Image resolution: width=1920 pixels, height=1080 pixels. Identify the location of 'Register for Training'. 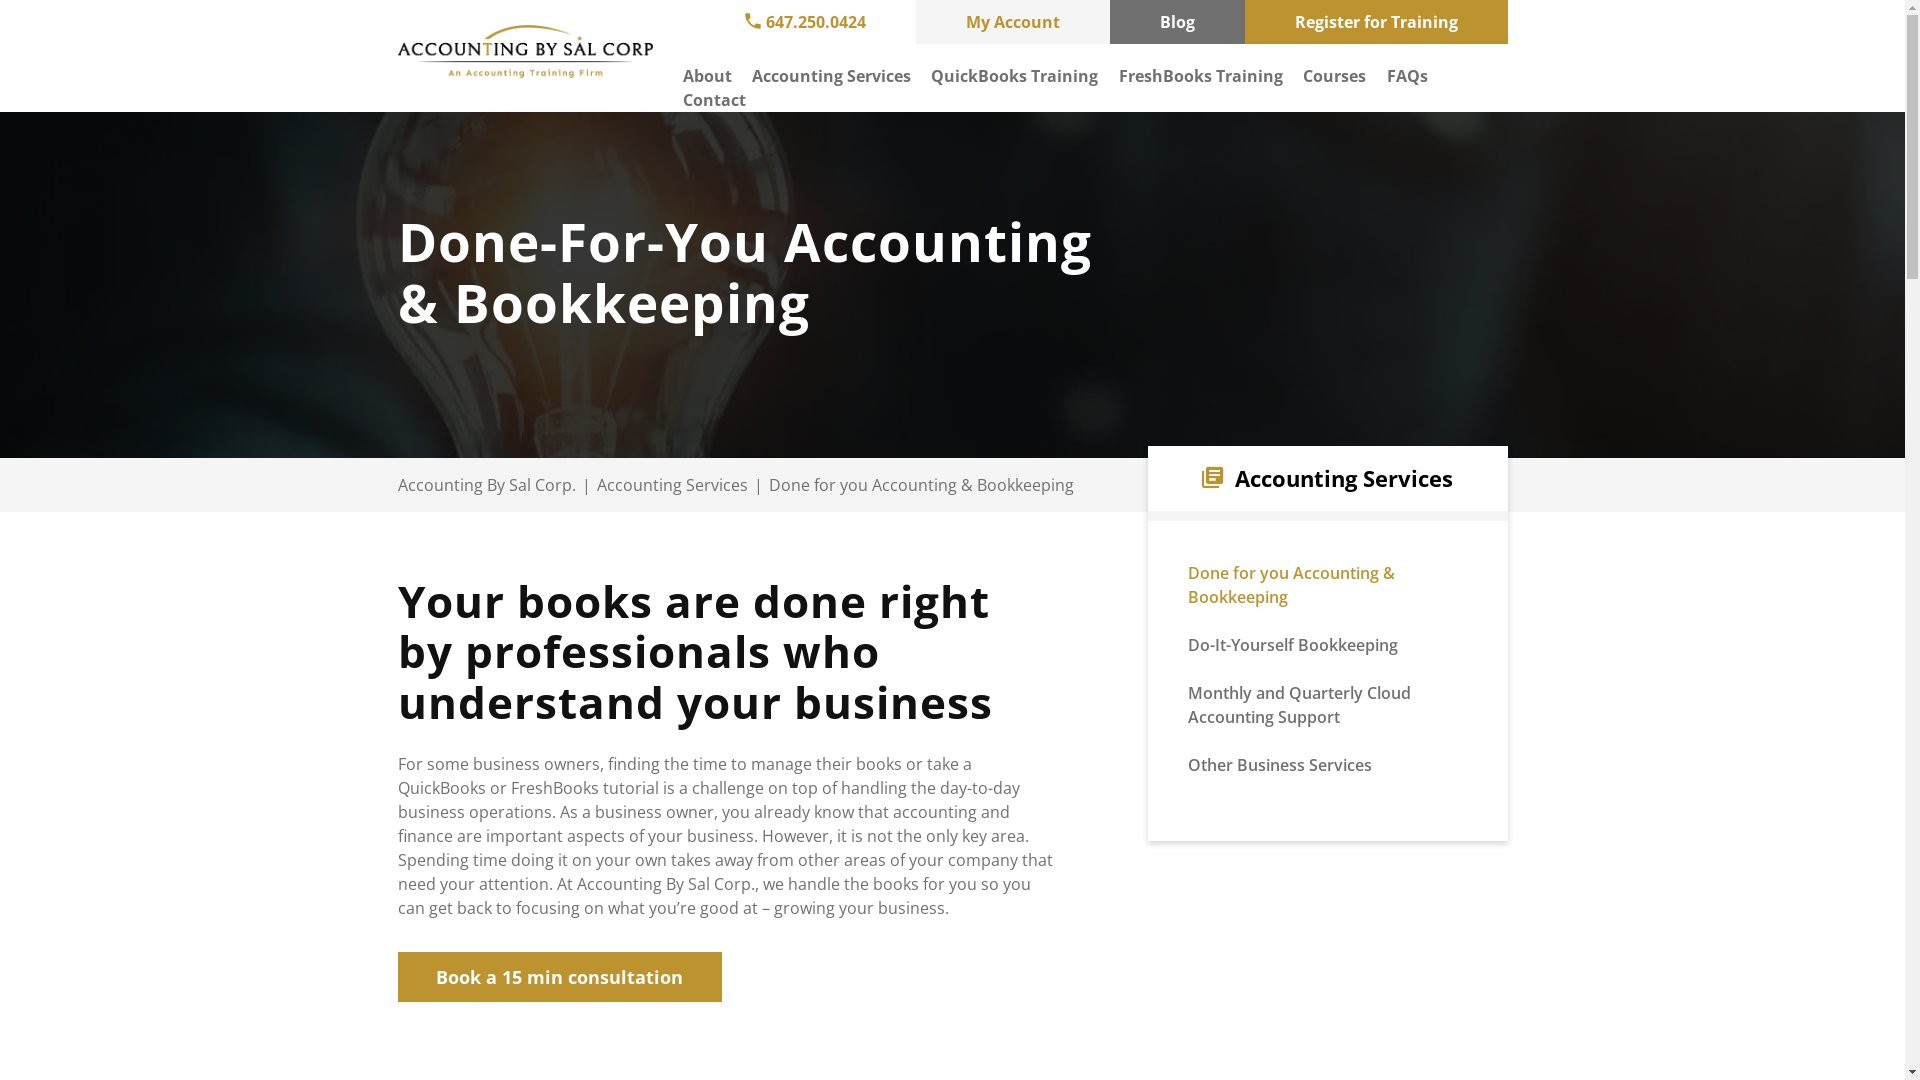
(1374, 22).